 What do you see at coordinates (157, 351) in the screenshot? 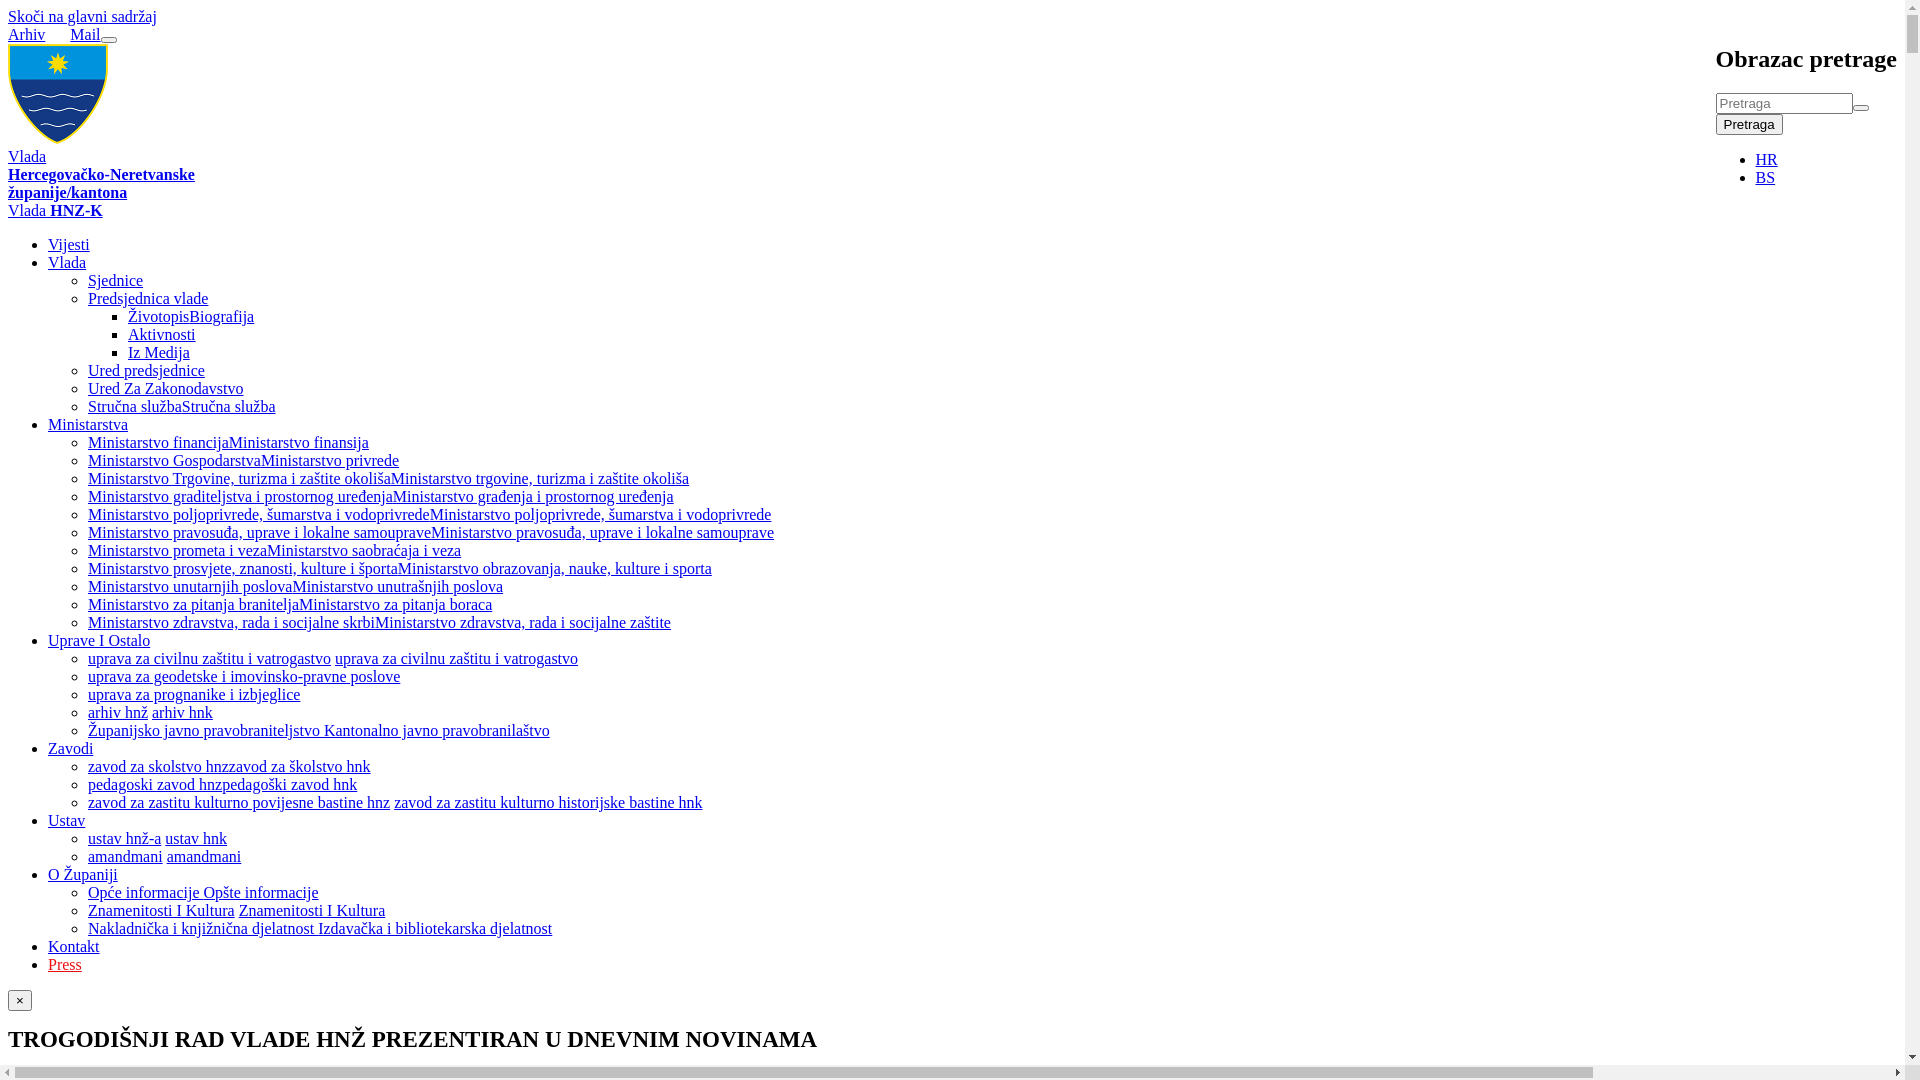
I see `'Iz Medija'` at bounding box center [157, 351].